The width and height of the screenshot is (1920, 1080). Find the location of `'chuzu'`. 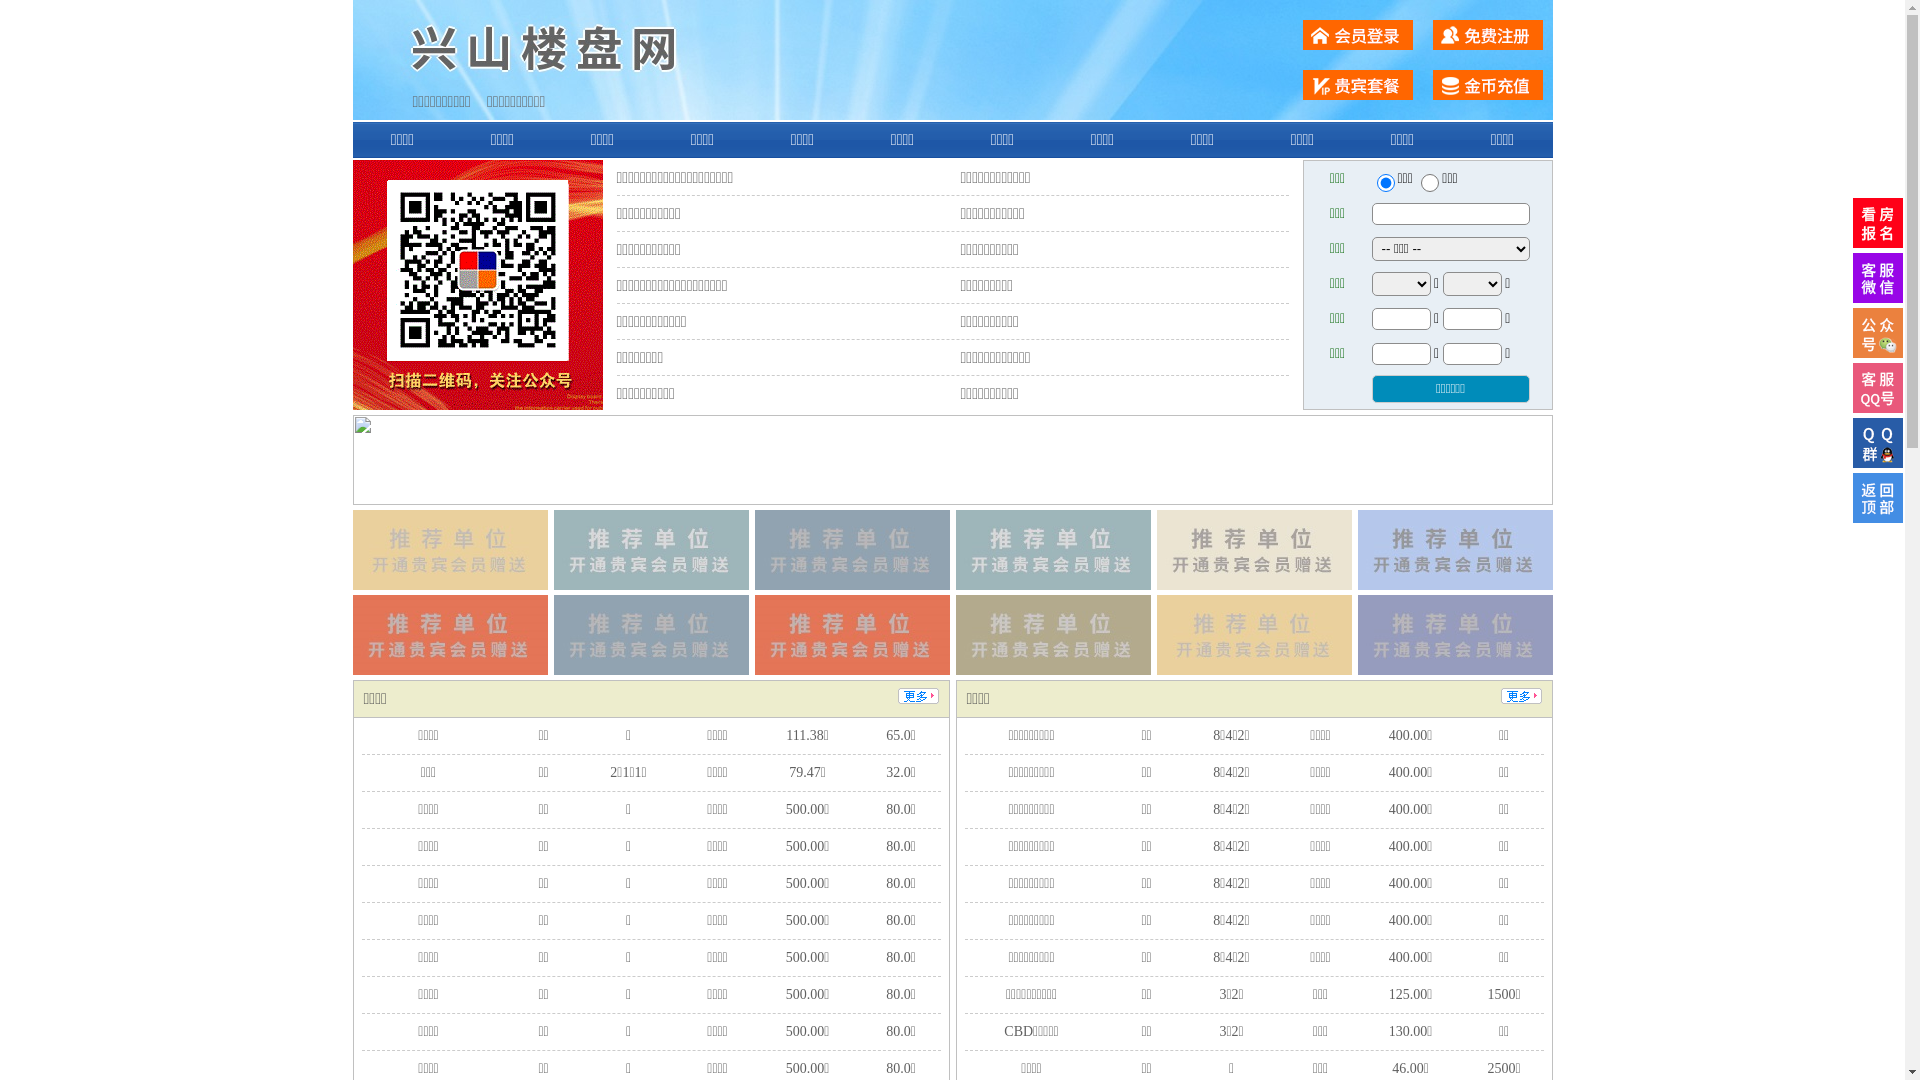

'chuzu' is located at coordinates (1429, 182).